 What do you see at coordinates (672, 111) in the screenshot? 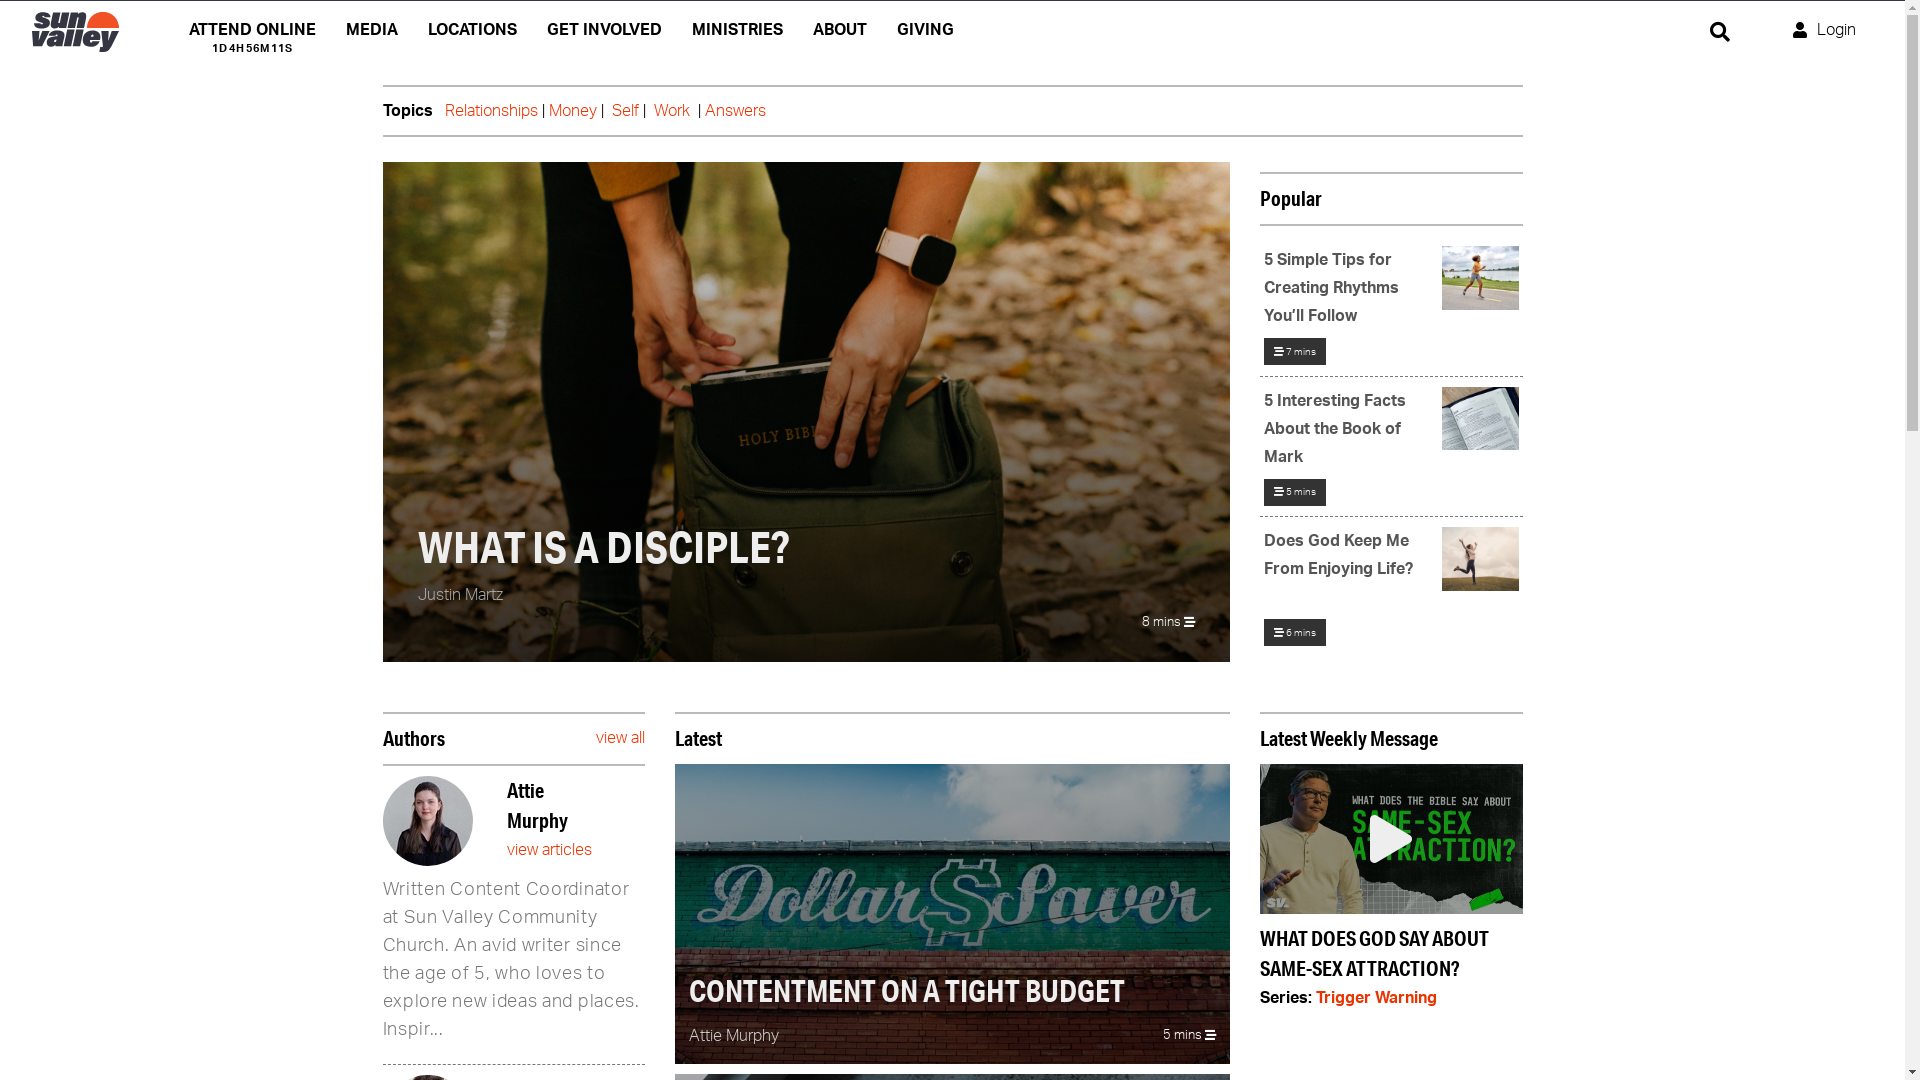
I see `'Work'` at bounding box center [672, 111].